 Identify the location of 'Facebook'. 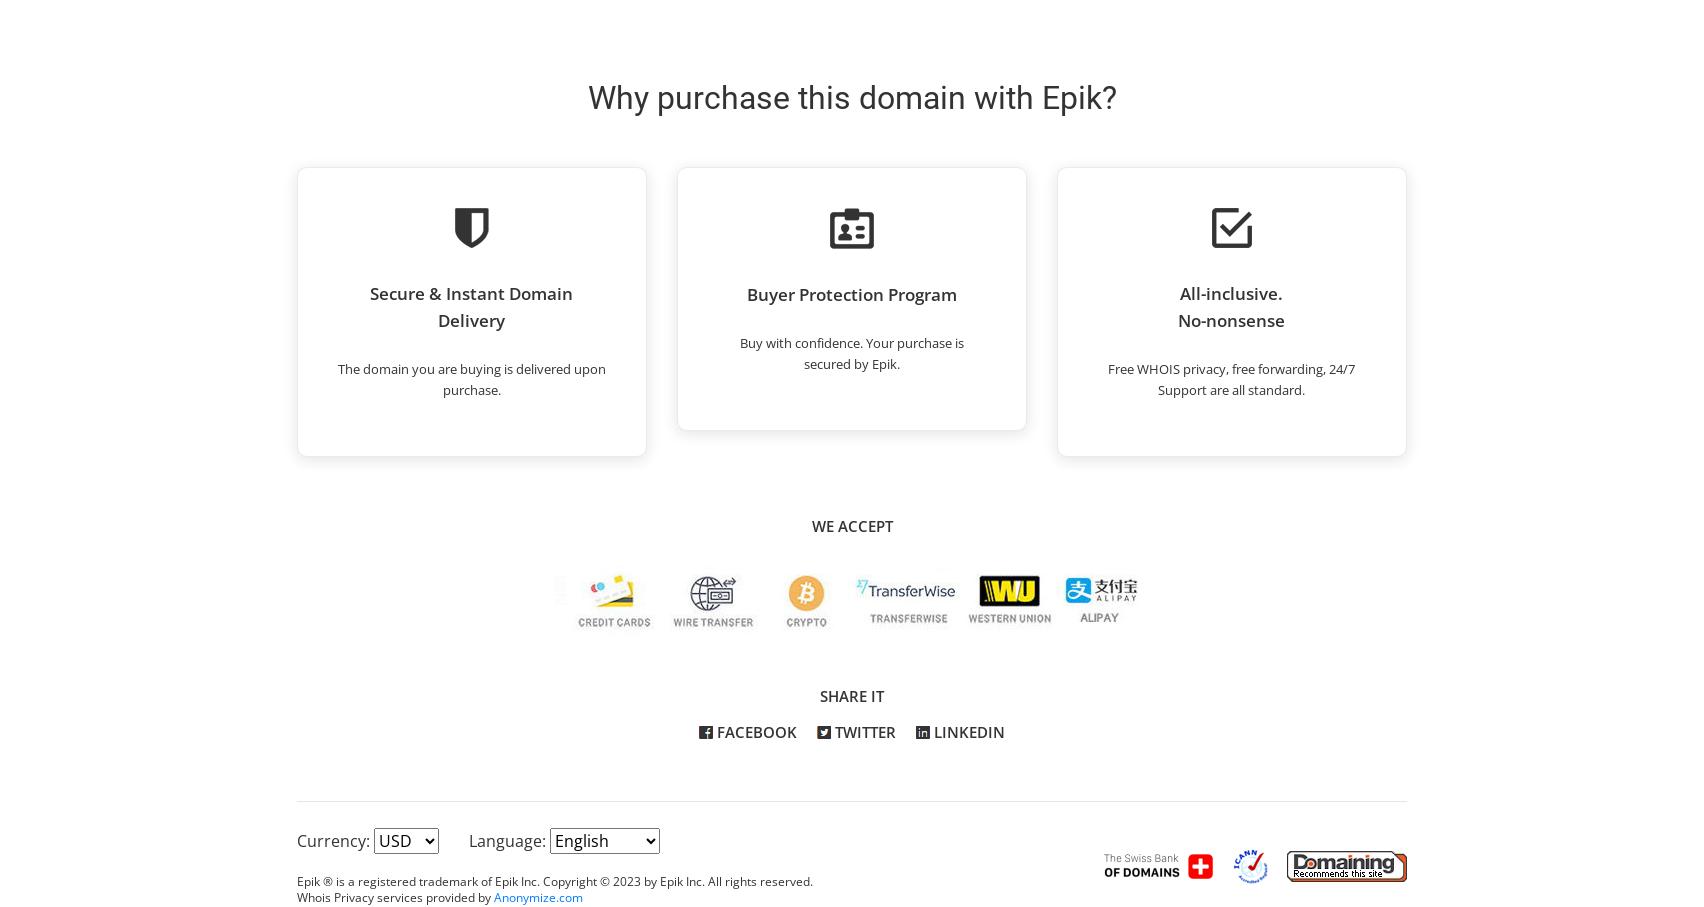
(754, 732).